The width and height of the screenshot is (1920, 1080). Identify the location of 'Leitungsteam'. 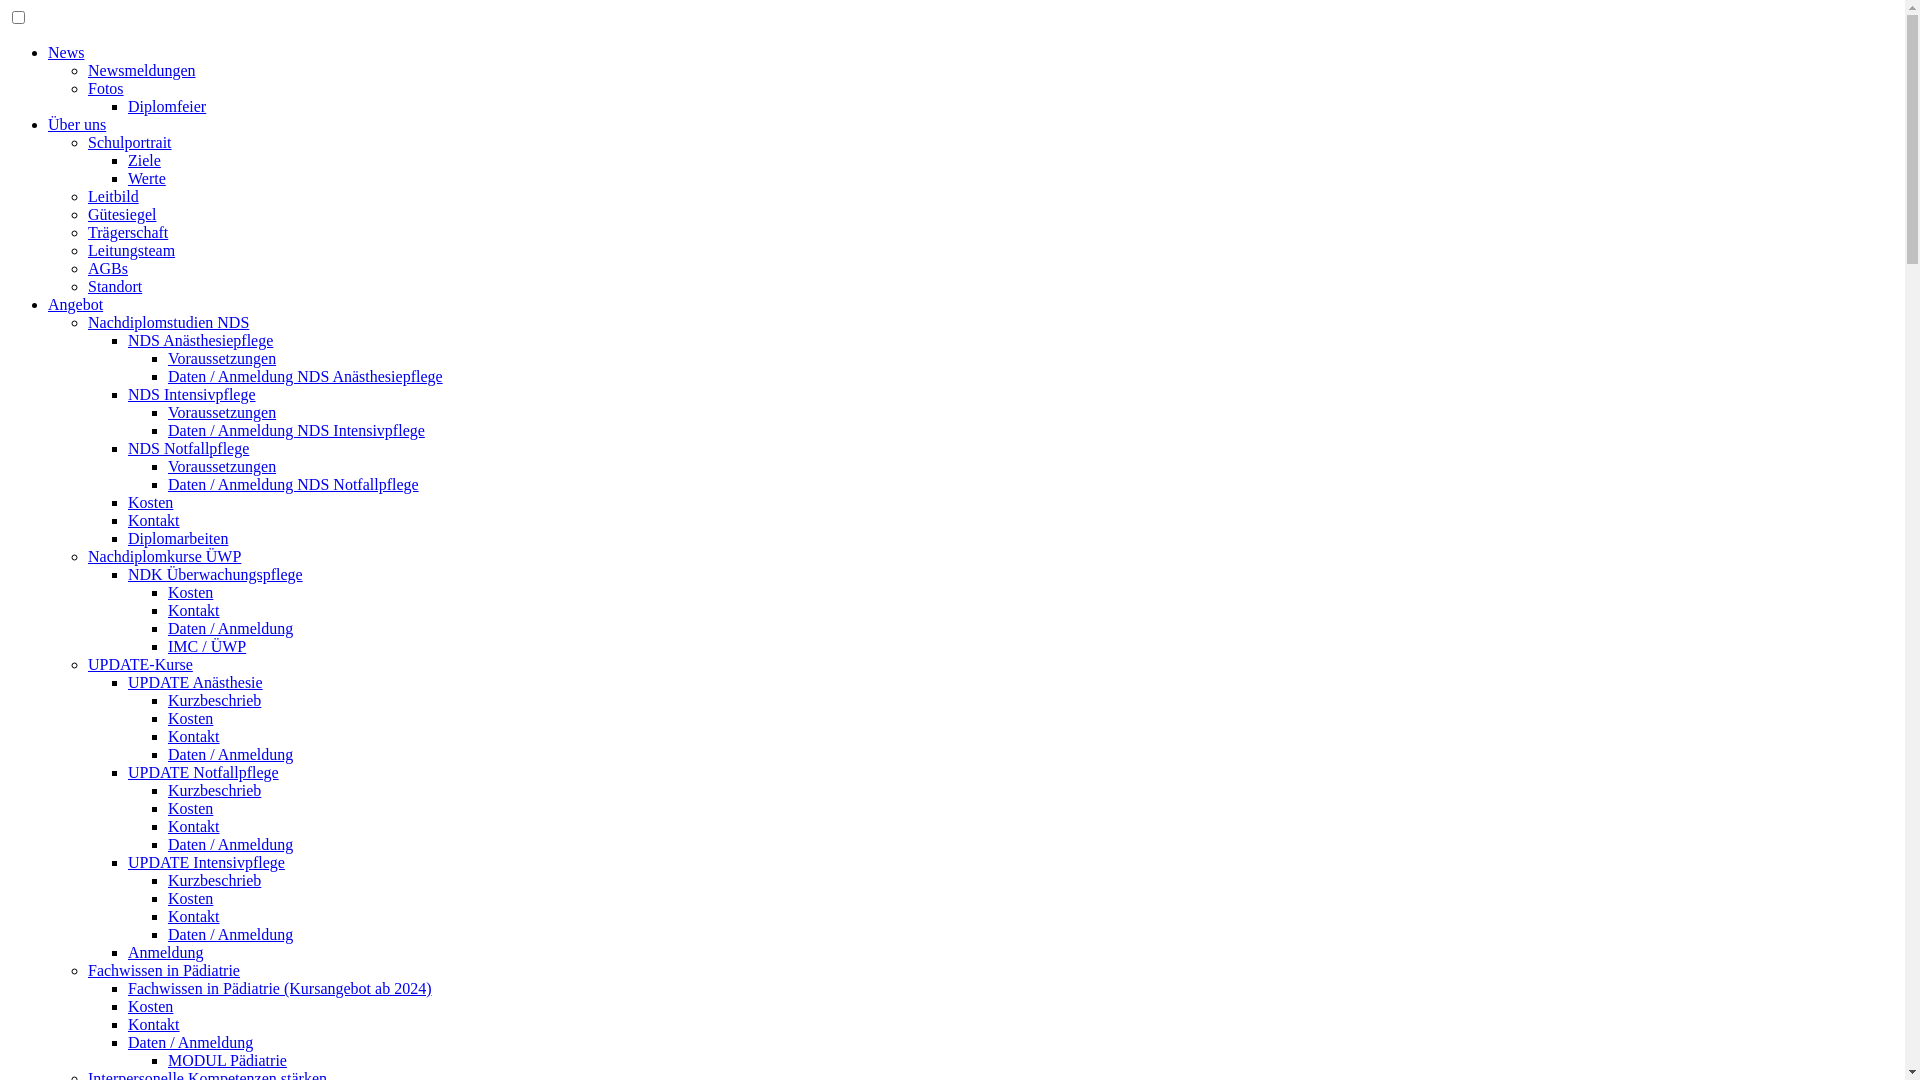
(130, 249).